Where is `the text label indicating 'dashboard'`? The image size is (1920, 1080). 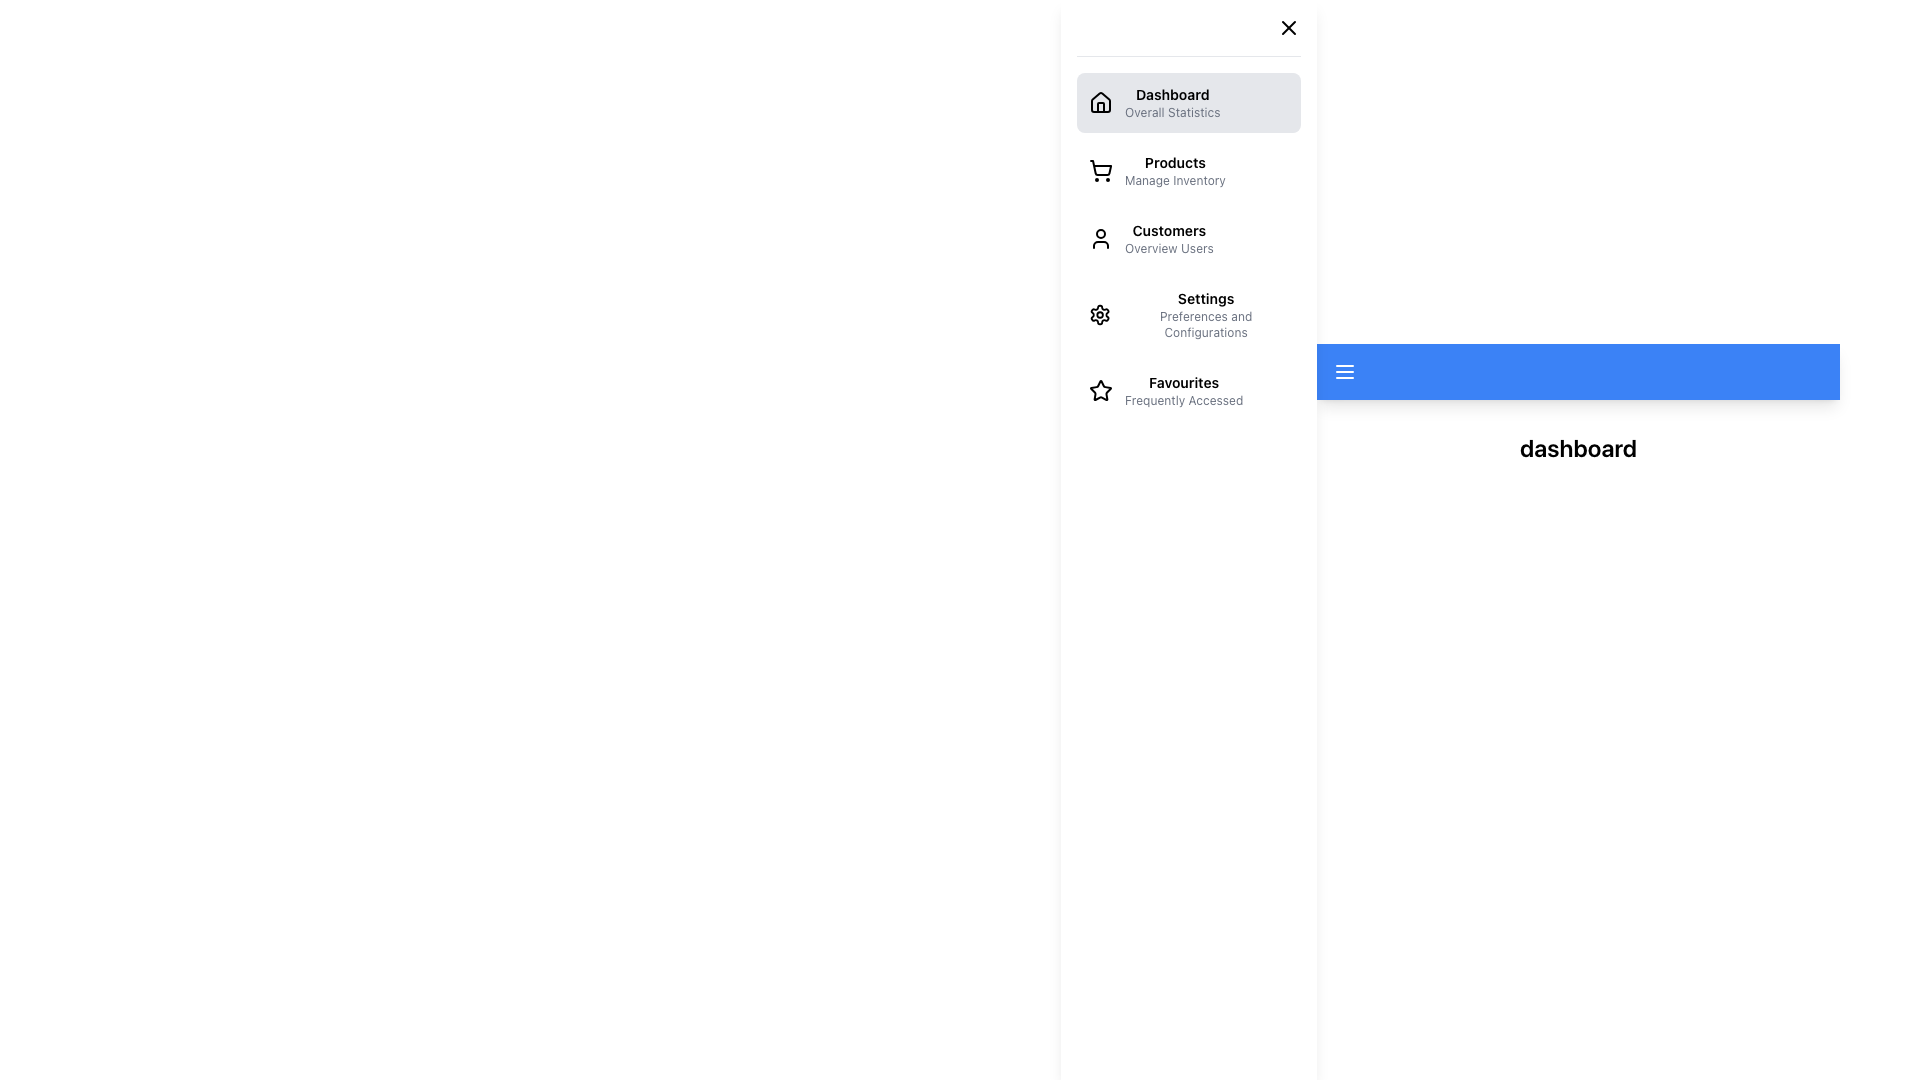 the text label indicating 'dashboard' is located at coordinates (1577, 446).